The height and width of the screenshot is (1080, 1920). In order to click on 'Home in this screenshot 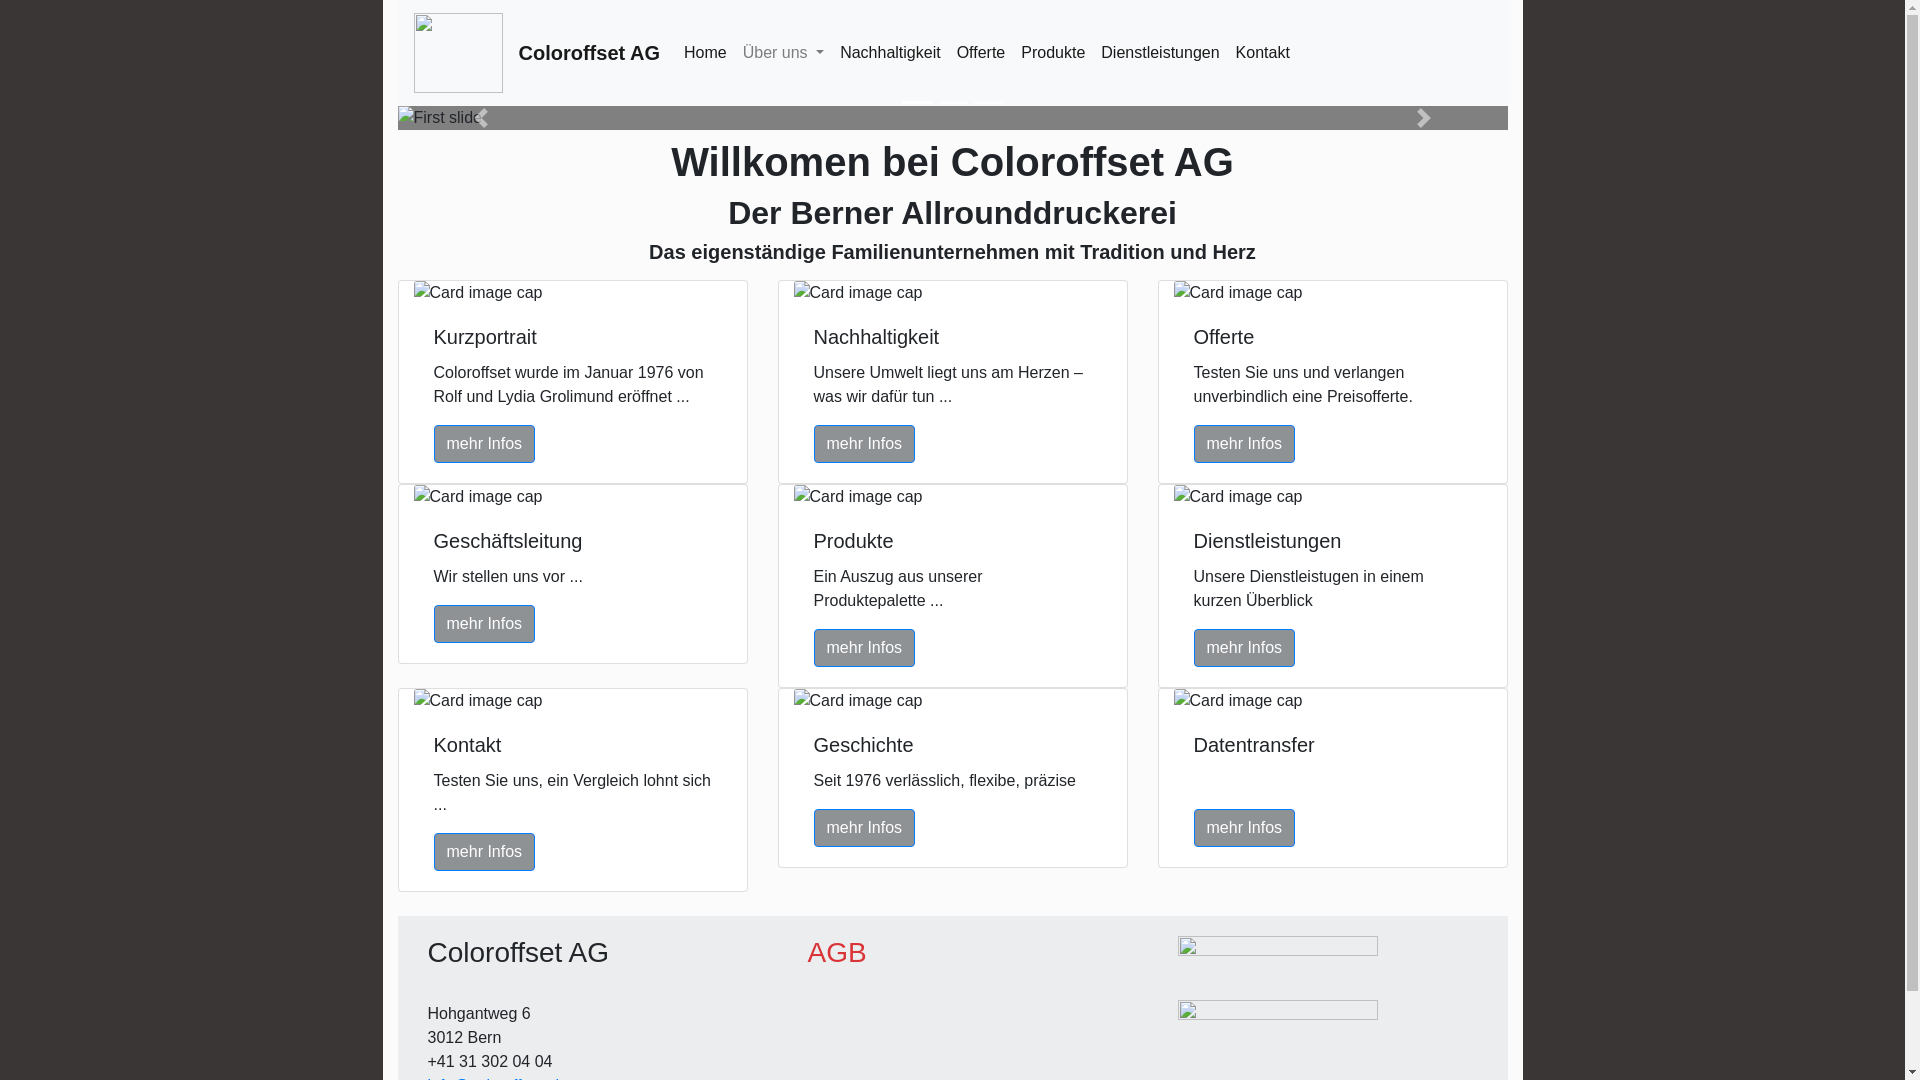, I will do `click(705, 52)`.